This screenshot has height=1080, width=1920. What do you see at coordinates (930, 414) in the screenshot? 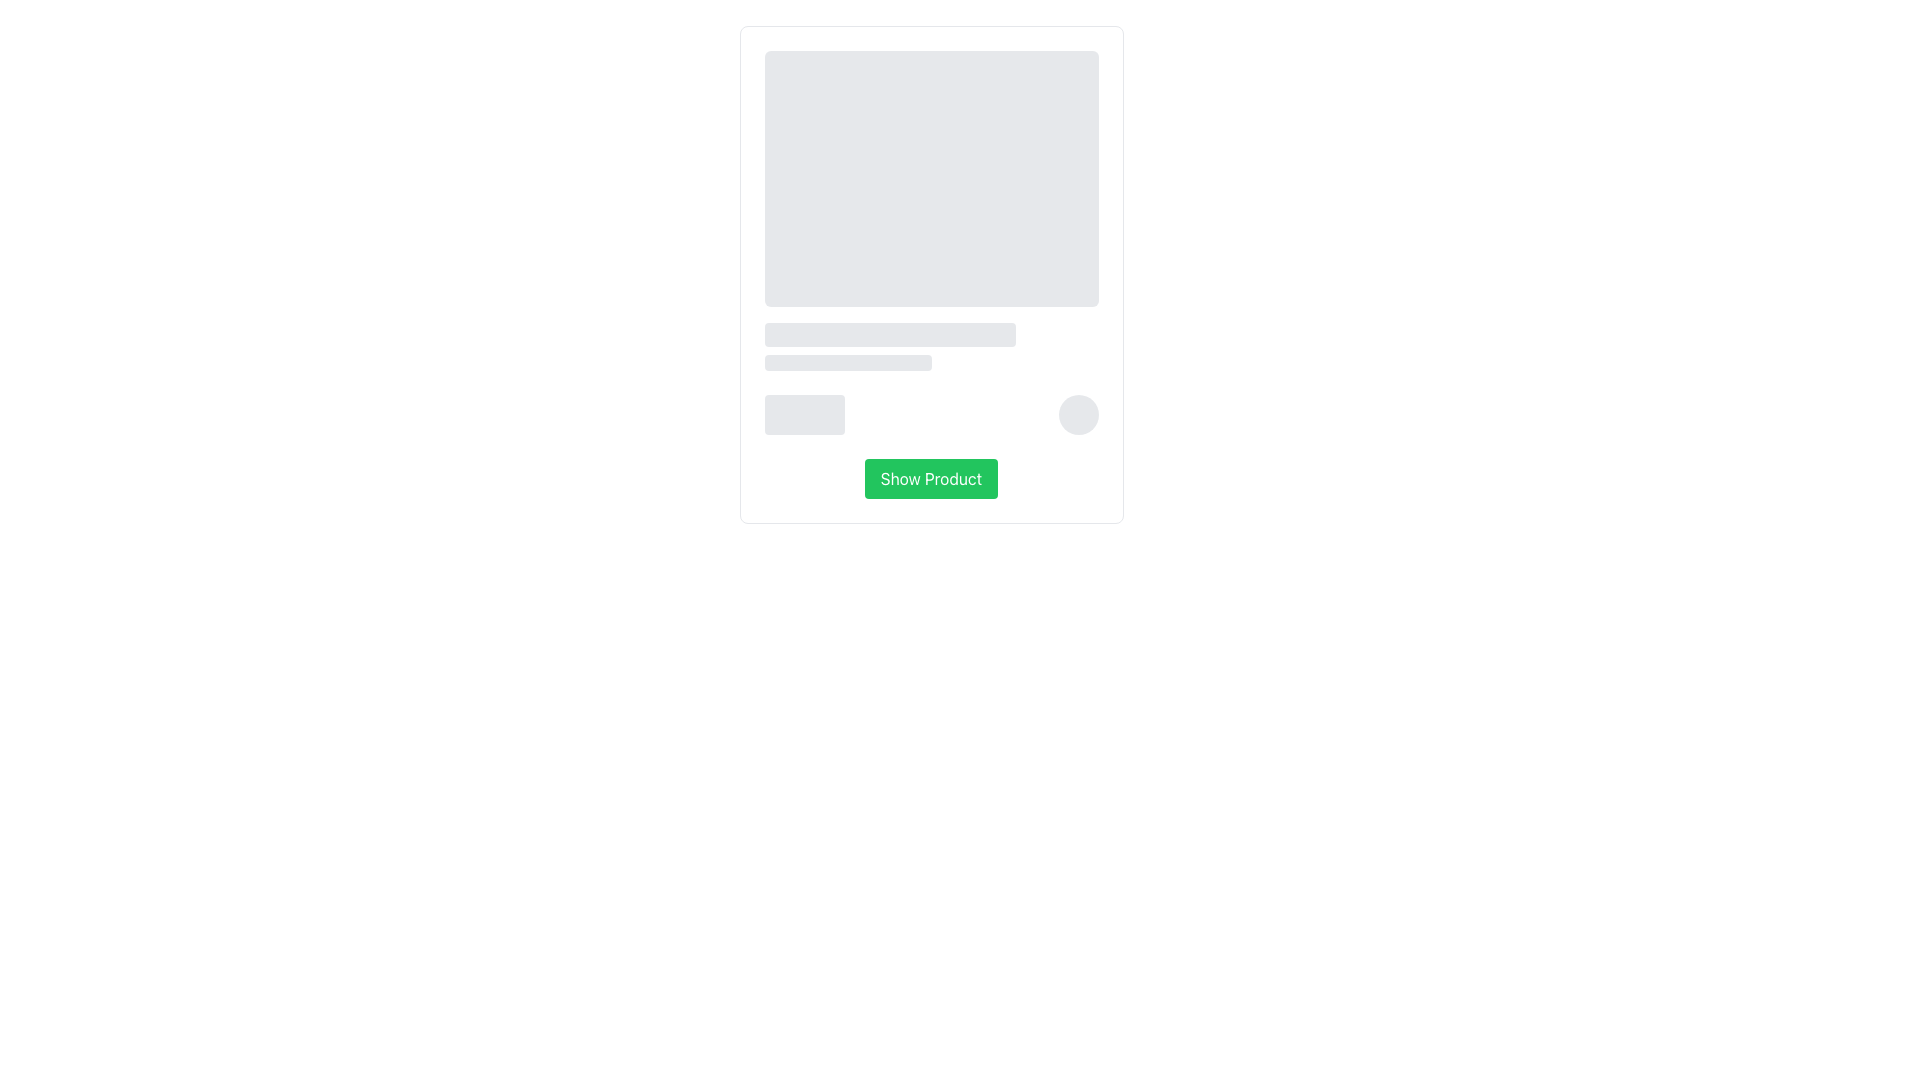
I see `the Skeleton loader layout, which consists of a light gray rectangular shape with rounded corners on the left and a light gray circular shape on the right, positioned above the 'Show Product' button` at bounding box center [930, 414].